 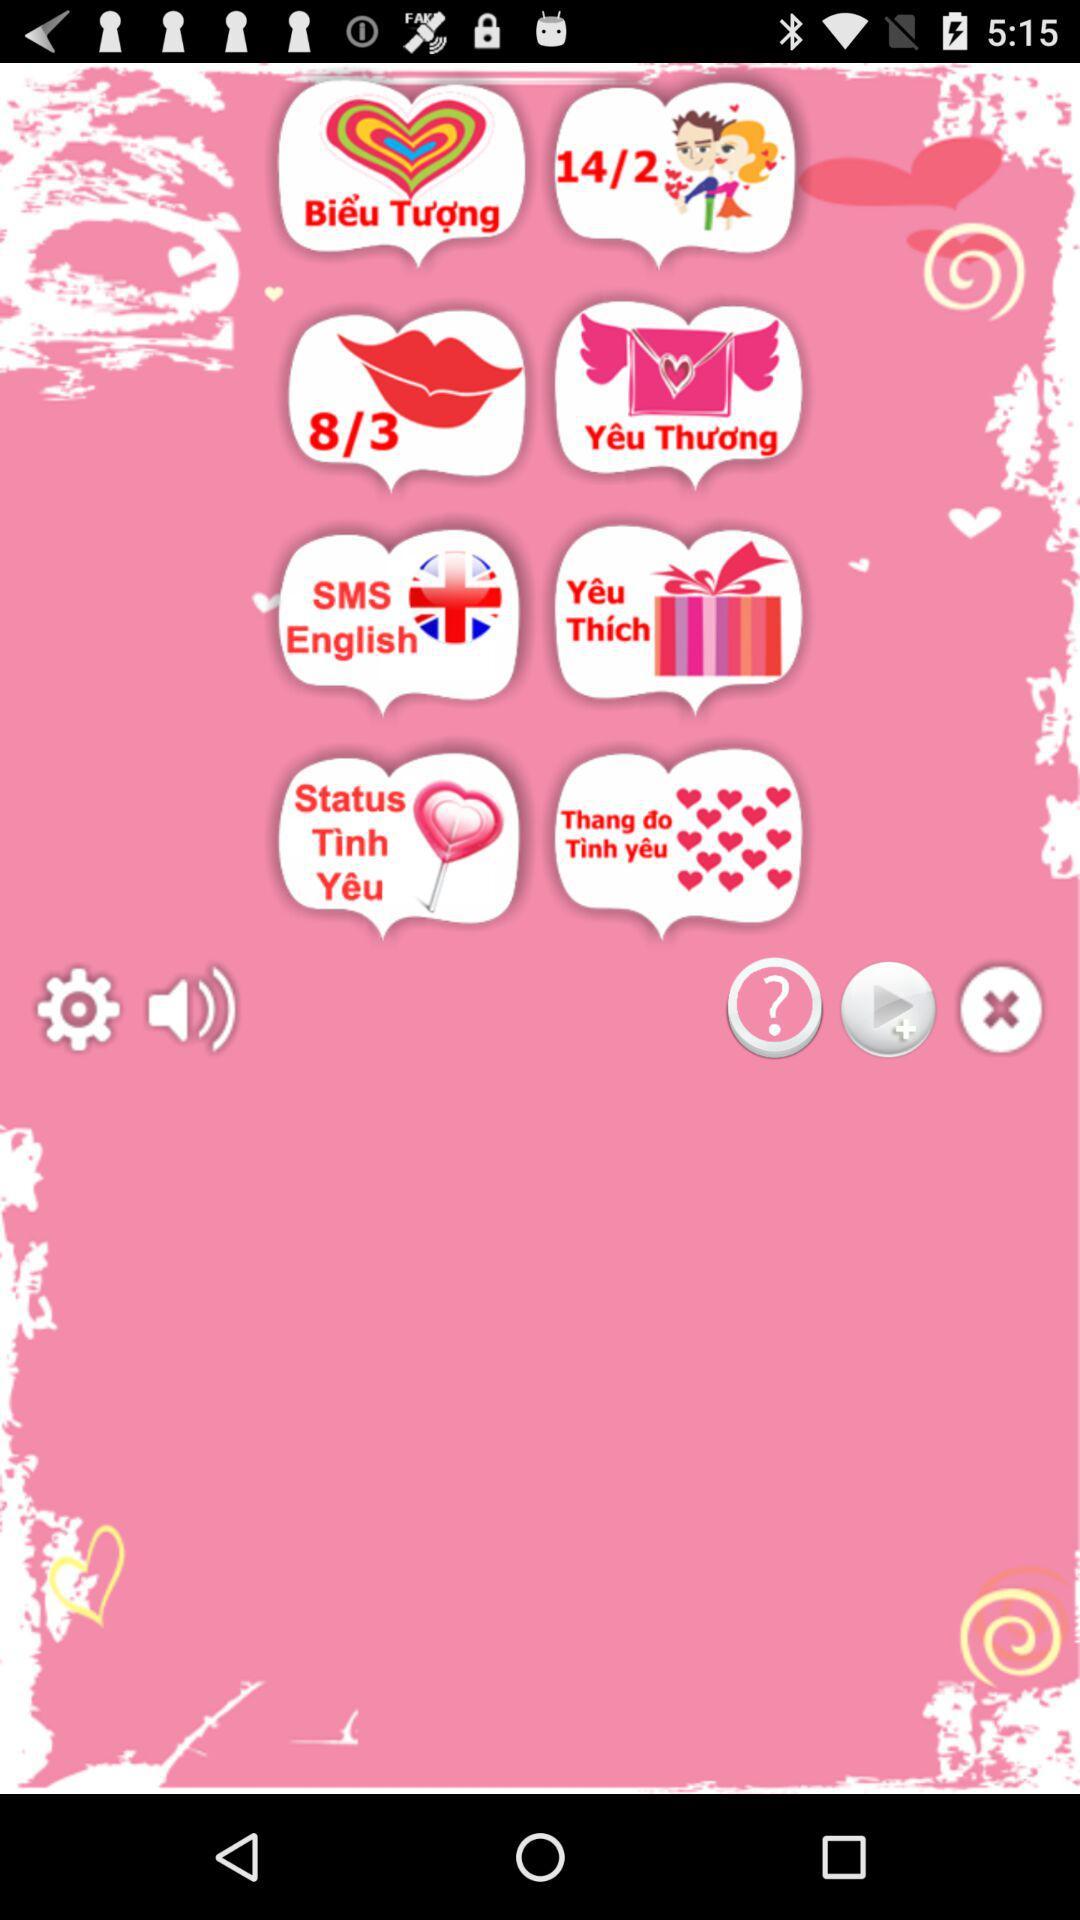 What do you see at coordinates (886, 1009) in the screenshot?
I see `next` at bounding box center [886, 1009].